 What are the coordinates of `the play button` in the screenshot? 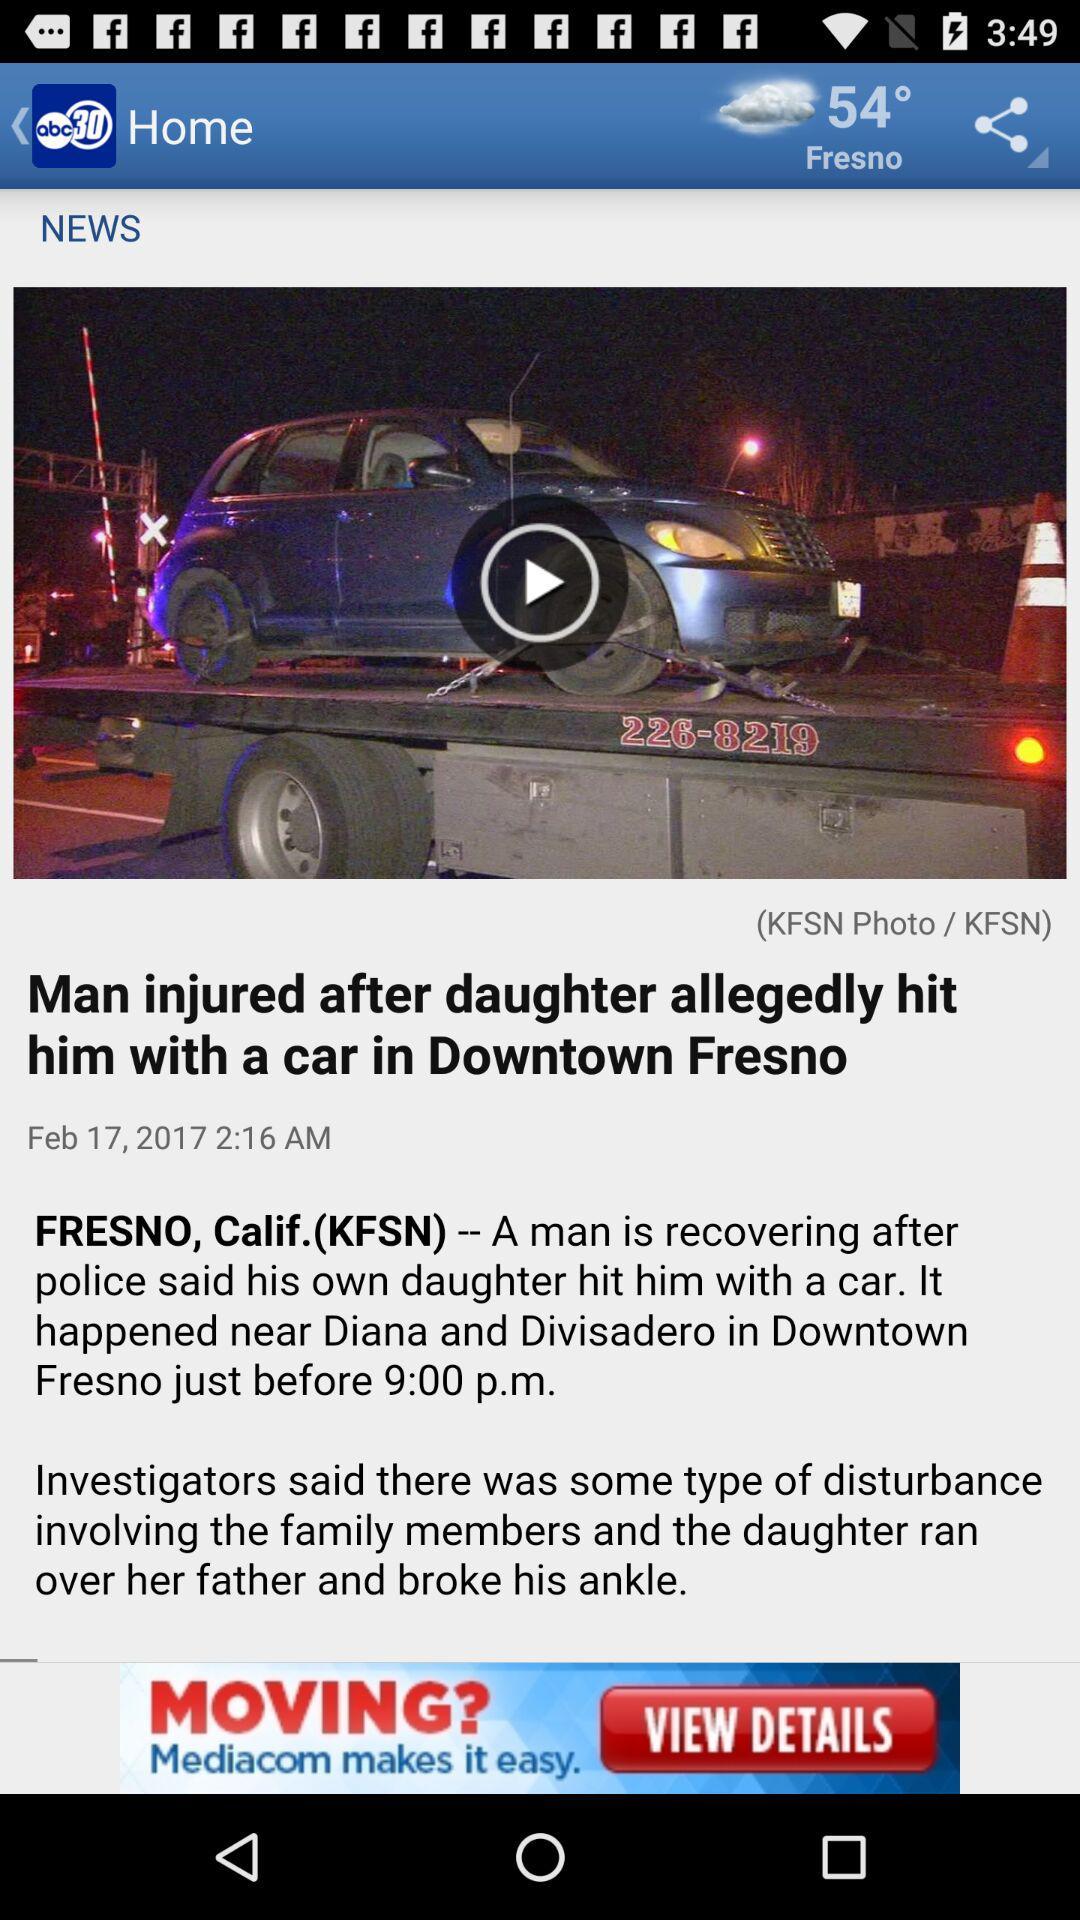 It's located at (540, 581).